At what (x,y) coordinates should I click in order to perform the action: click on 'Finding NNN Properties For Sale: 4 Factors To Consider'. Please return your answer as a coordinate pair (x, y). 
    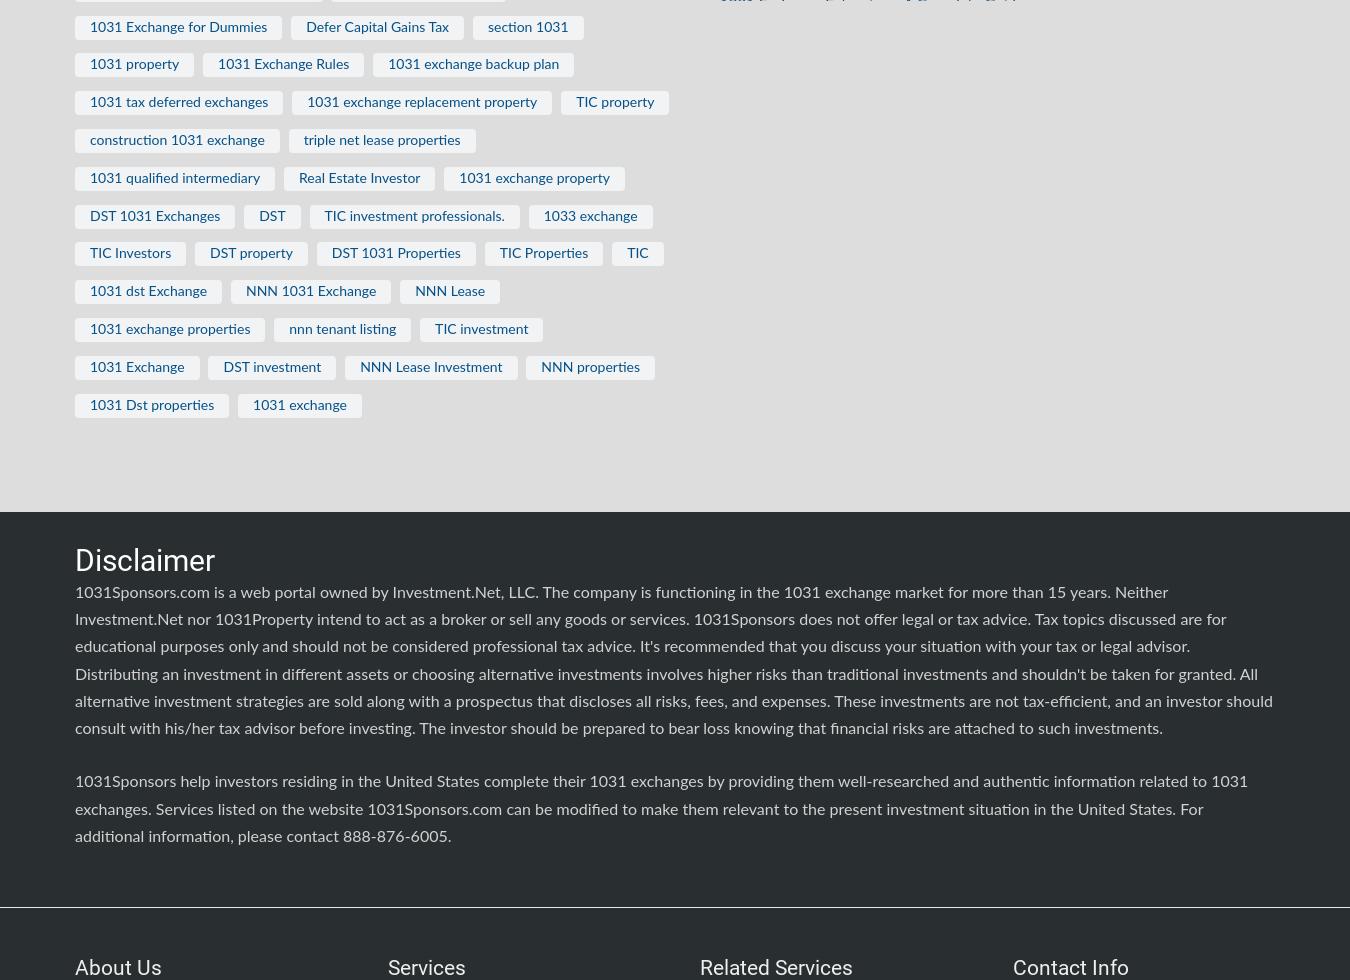
    Looking at the image, I should click on (718, 60).